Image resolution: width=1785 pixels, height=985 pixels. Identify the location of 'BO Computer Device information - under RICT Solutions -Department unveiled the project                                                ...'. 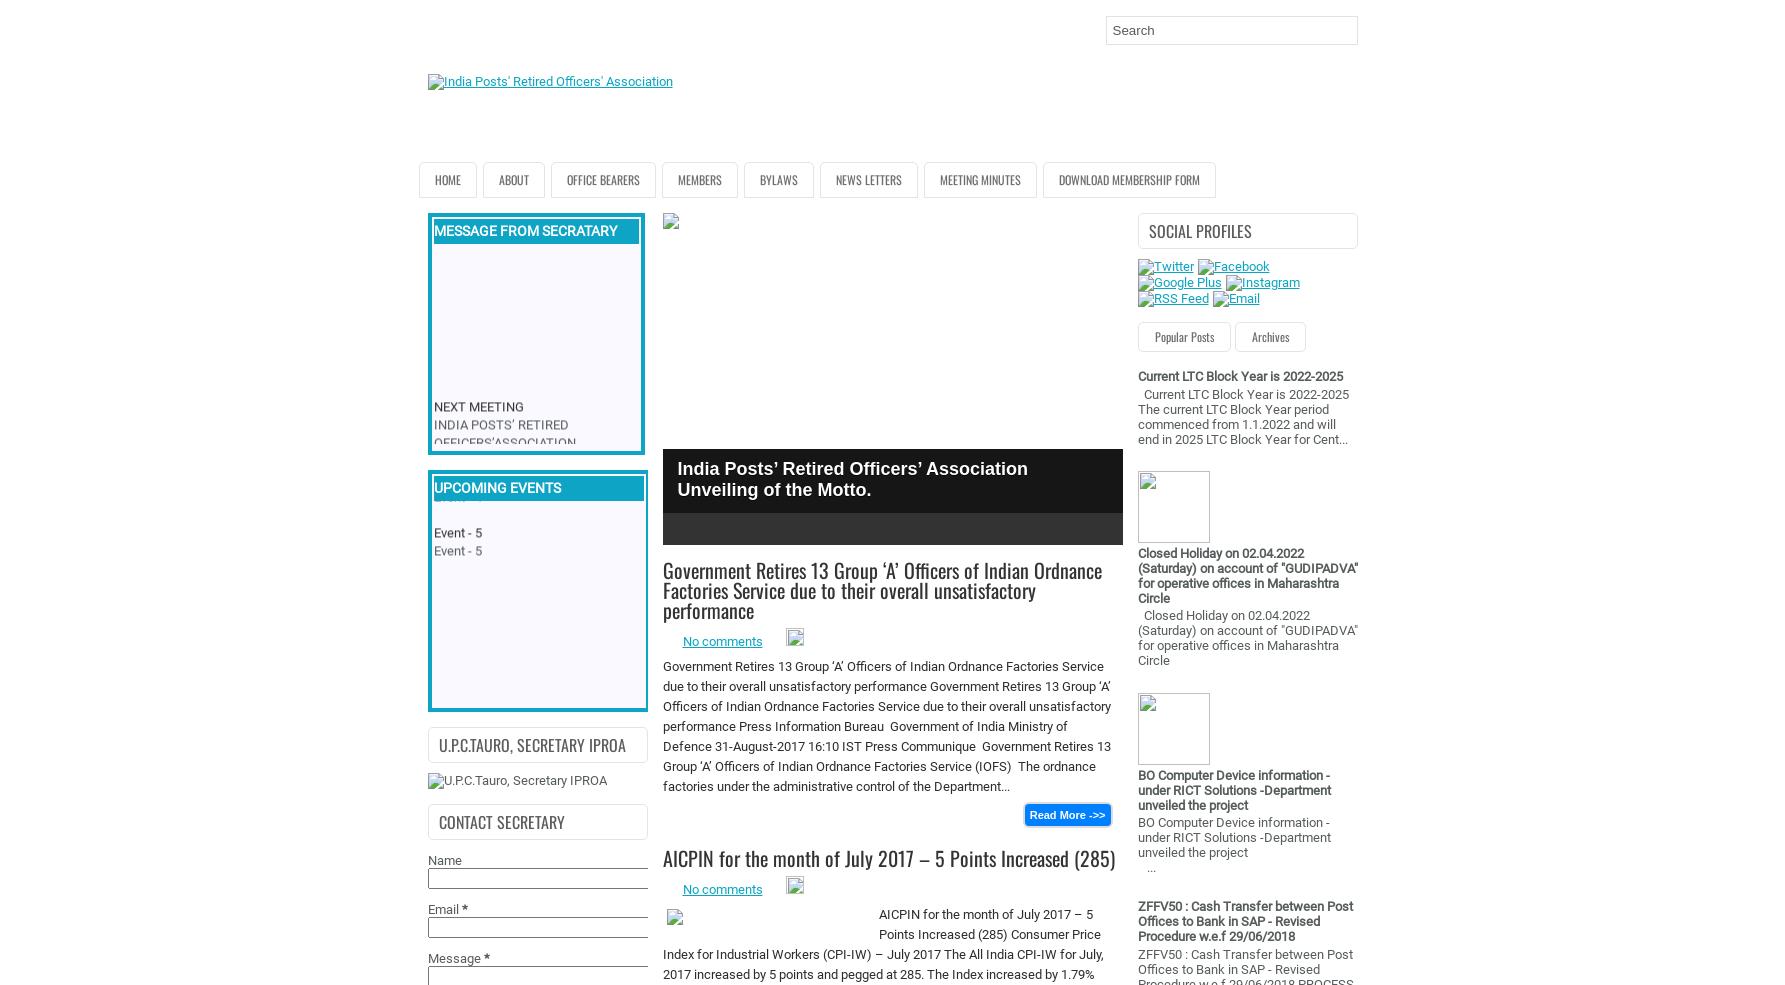
(1244, 844).